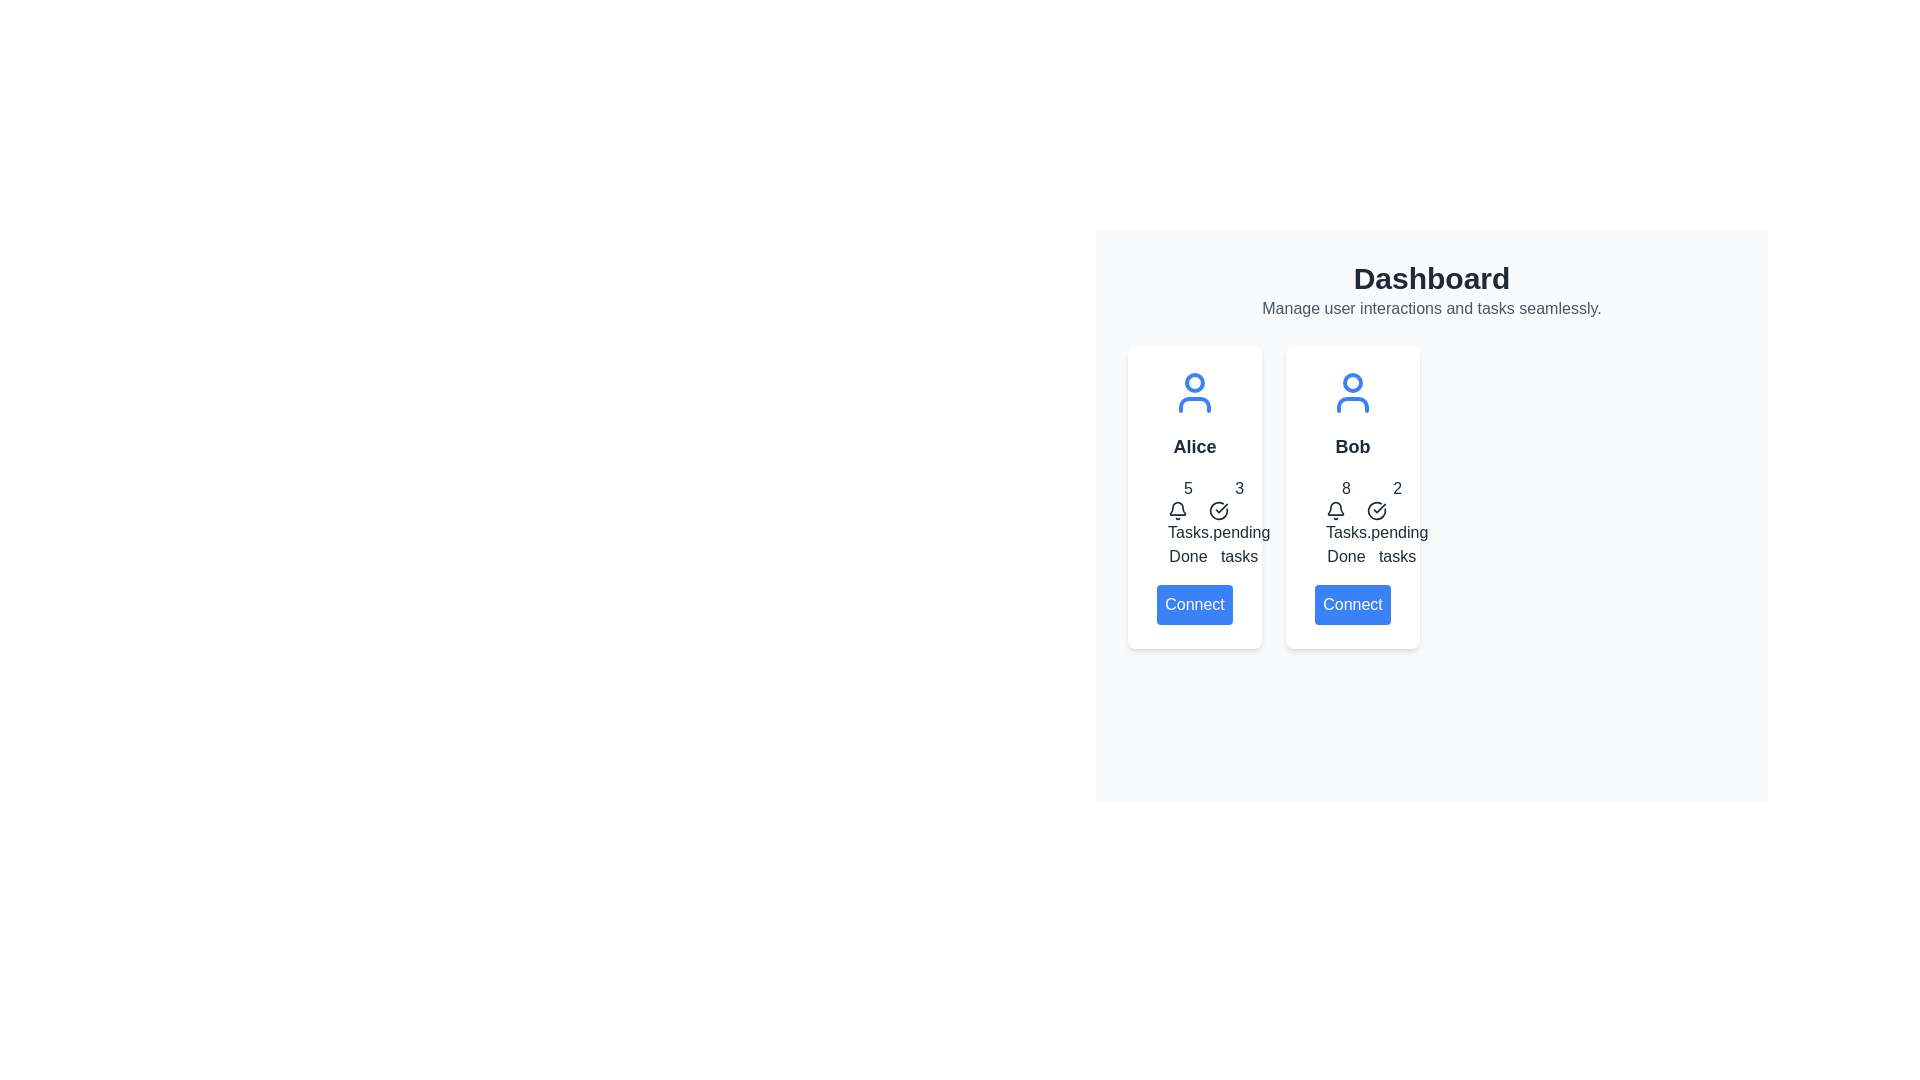  Describe the element at coordinates (1353, 496) in the screenshot. I see `the Profile card containing the name 'Bob' and the 'Connect' button` at that location.